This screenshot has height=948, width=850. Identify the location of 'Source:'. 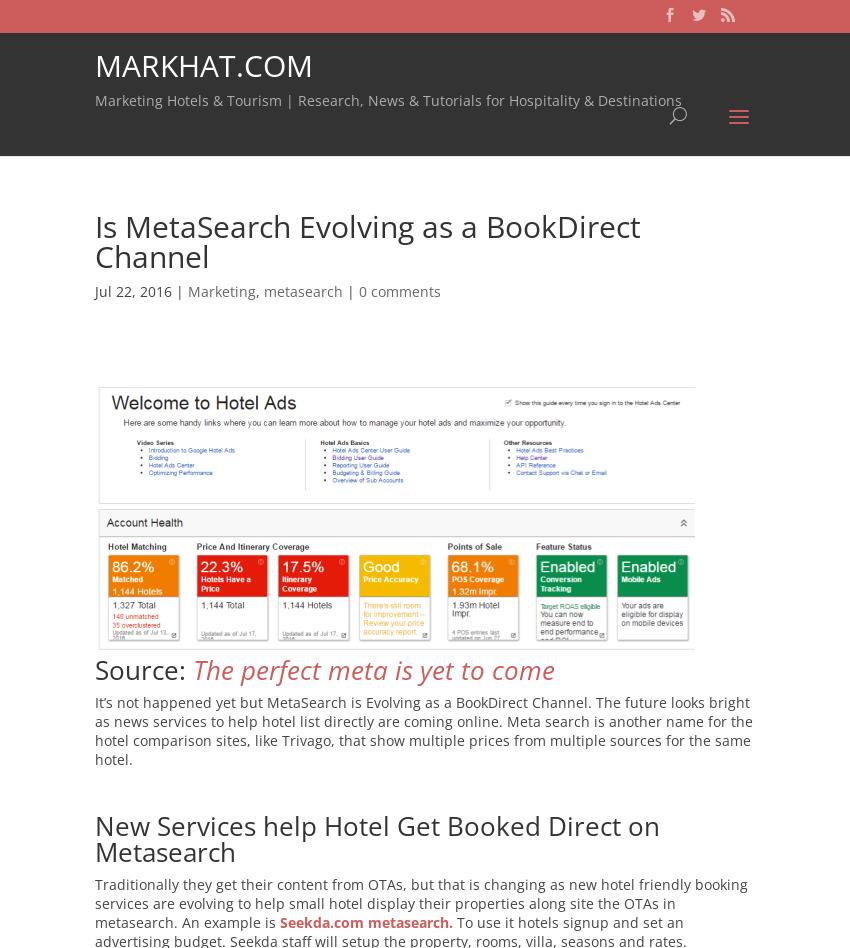
(143, 669).